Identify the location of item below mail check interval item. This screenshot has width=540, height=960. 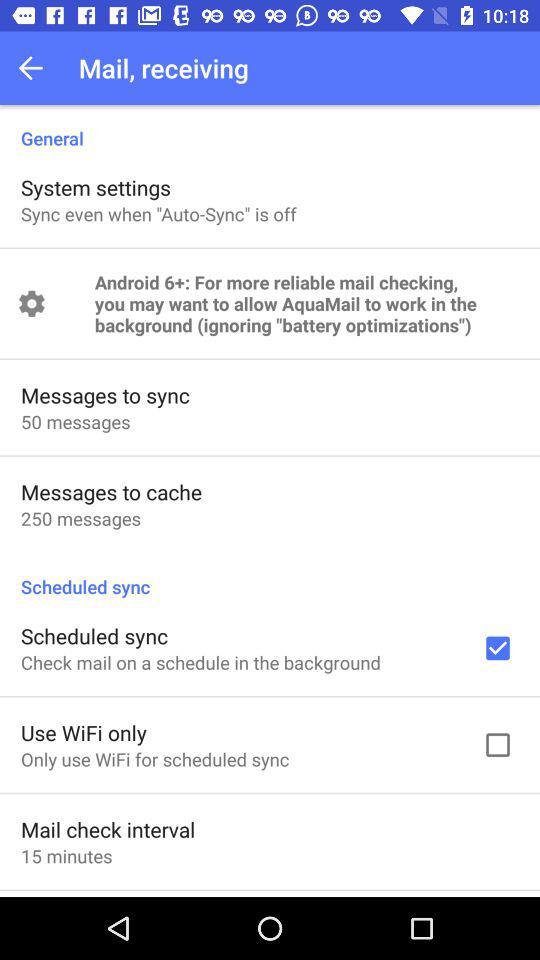
(66, 855).